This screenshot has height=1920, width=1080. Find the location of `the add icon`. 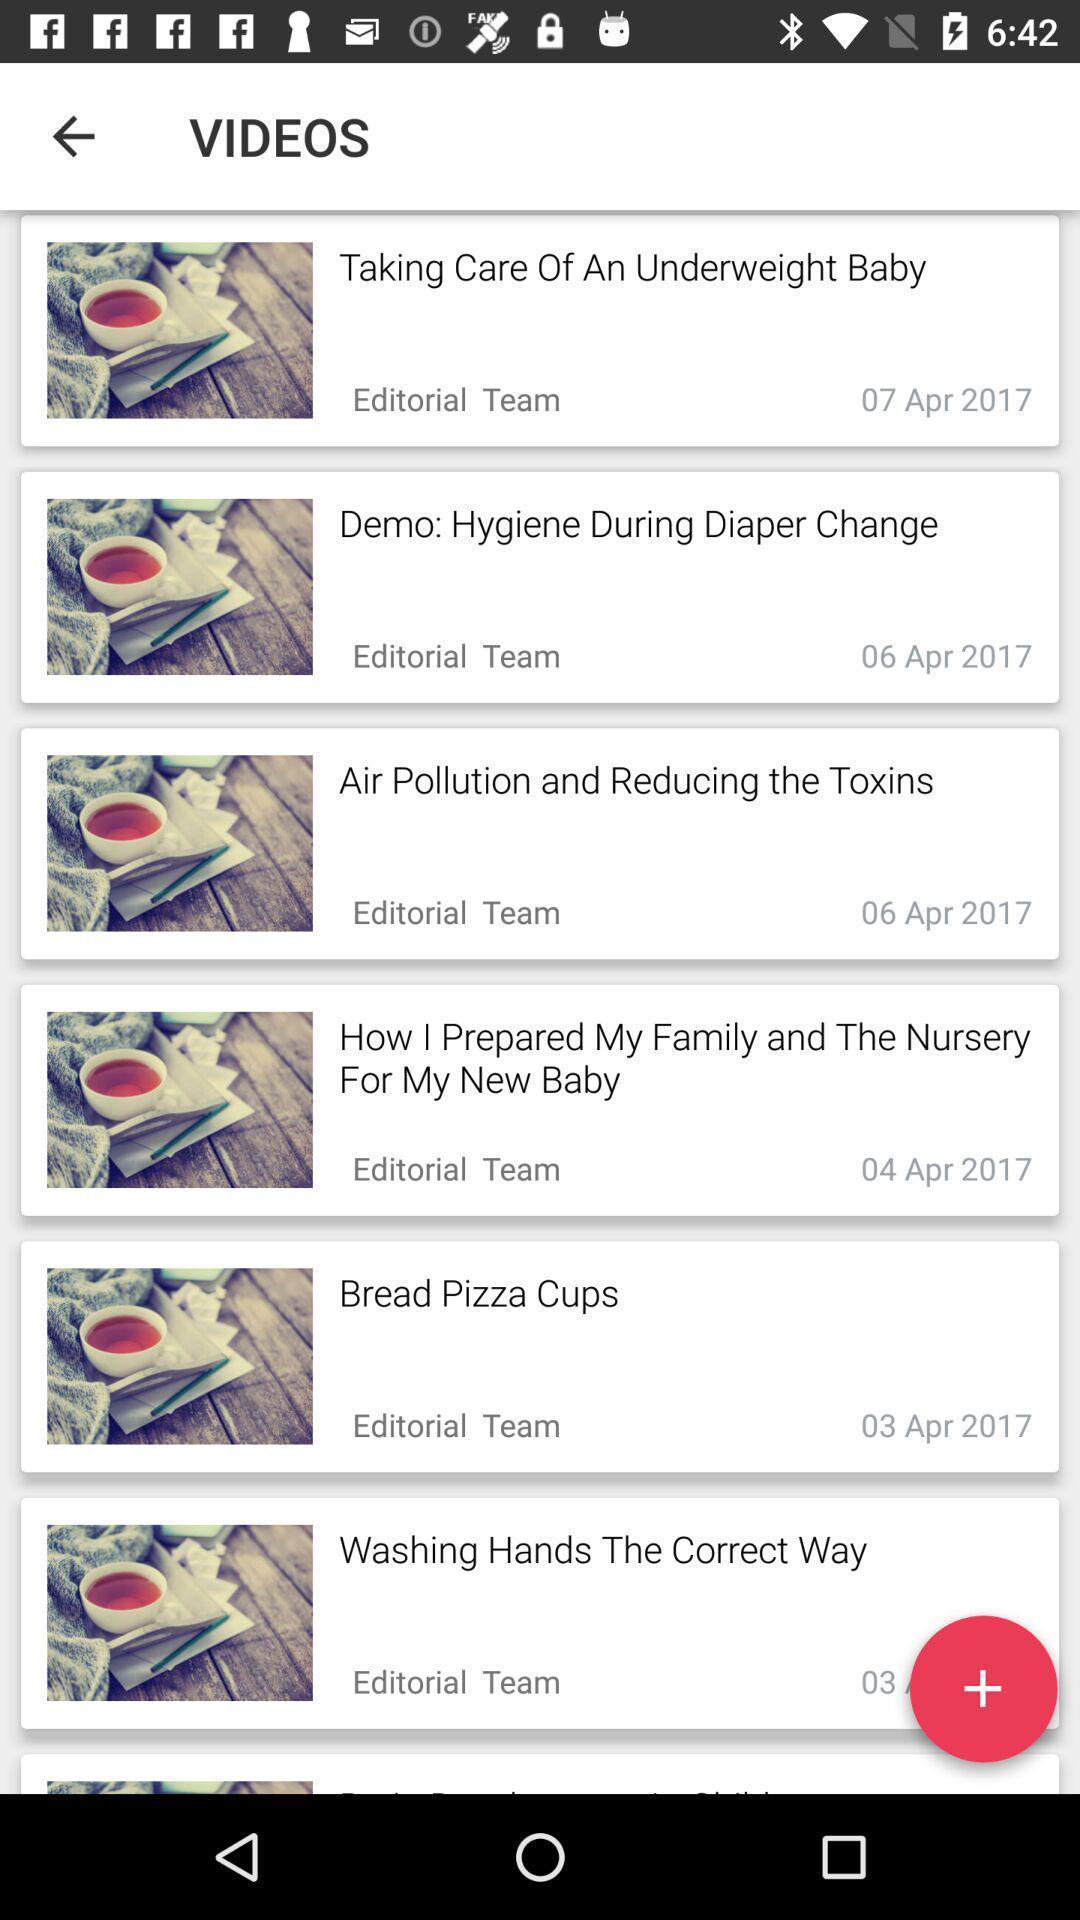

the add icon is located at coordinates (982, 1695).